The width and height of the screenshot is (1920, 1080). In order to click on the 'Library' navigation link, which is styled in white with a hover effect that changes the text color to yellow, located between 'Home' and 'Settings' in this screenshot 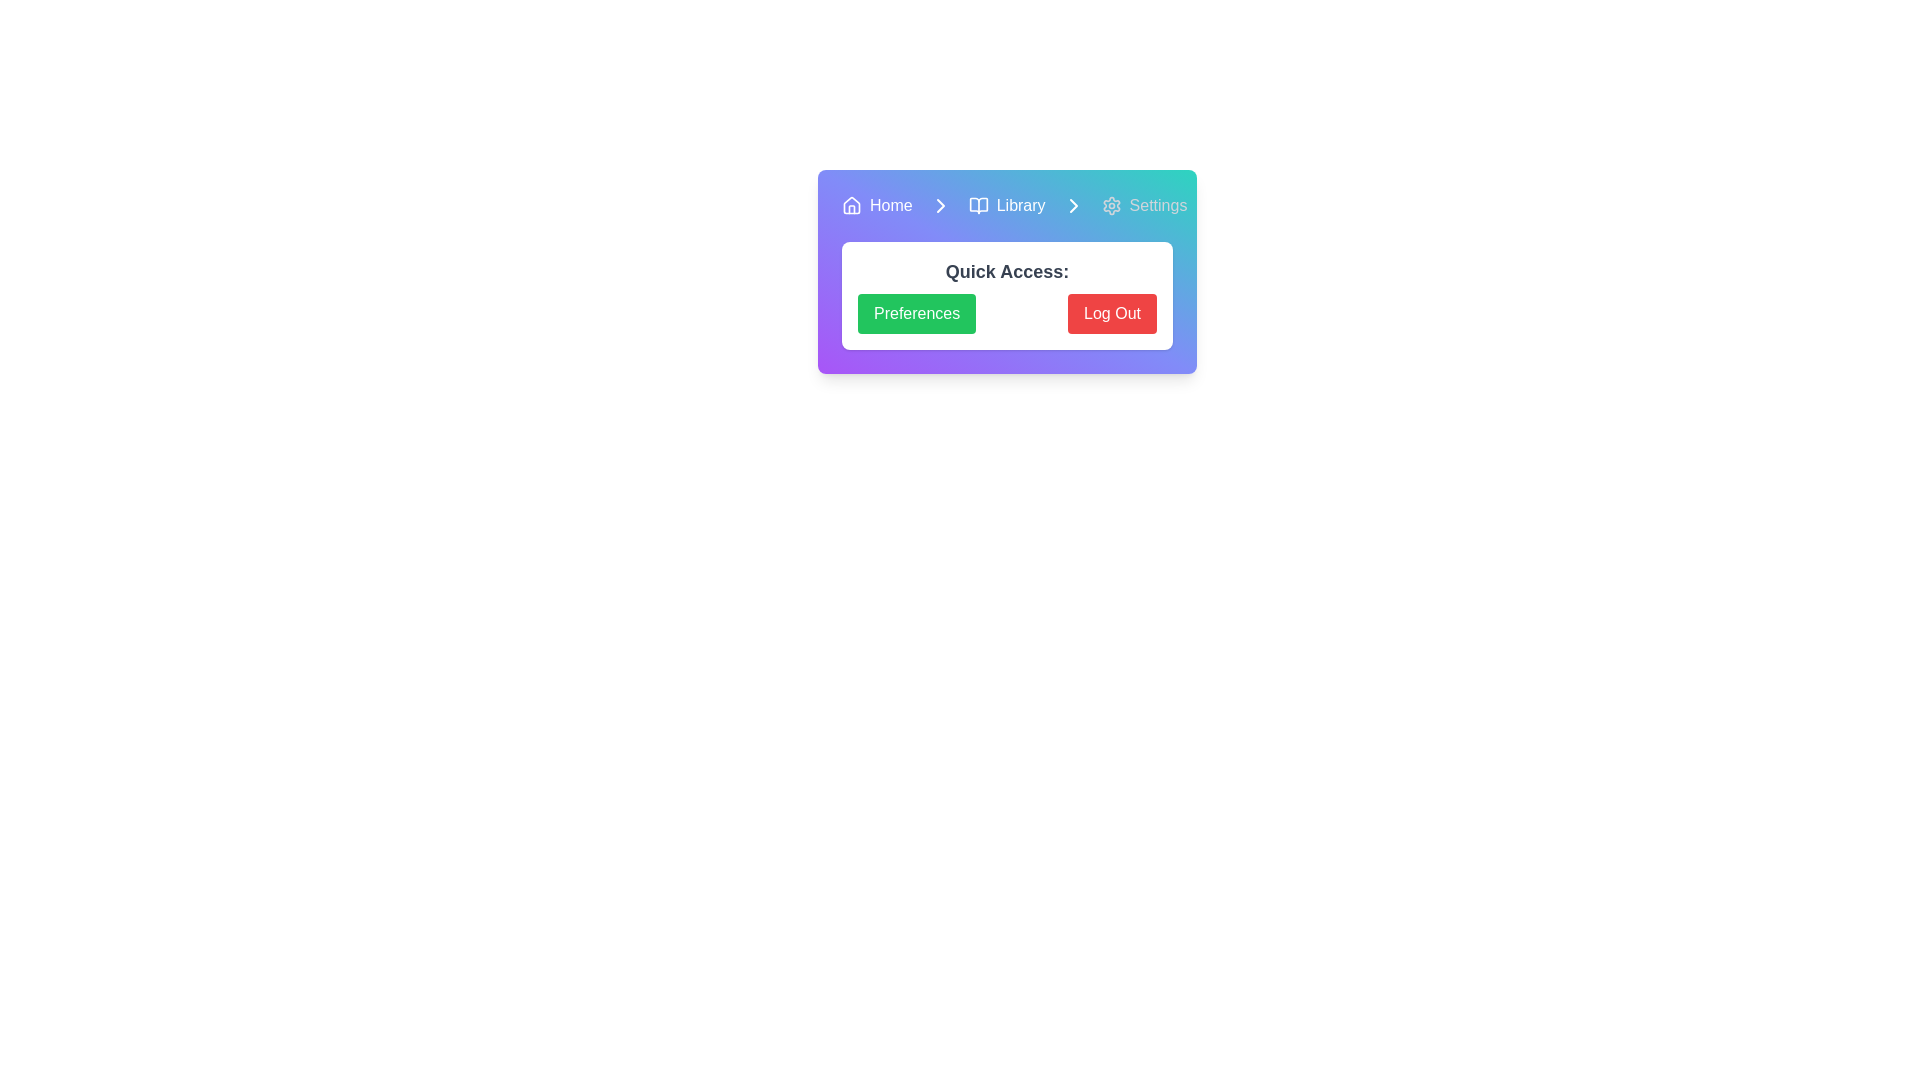, I will do `click(1007, 205)`.